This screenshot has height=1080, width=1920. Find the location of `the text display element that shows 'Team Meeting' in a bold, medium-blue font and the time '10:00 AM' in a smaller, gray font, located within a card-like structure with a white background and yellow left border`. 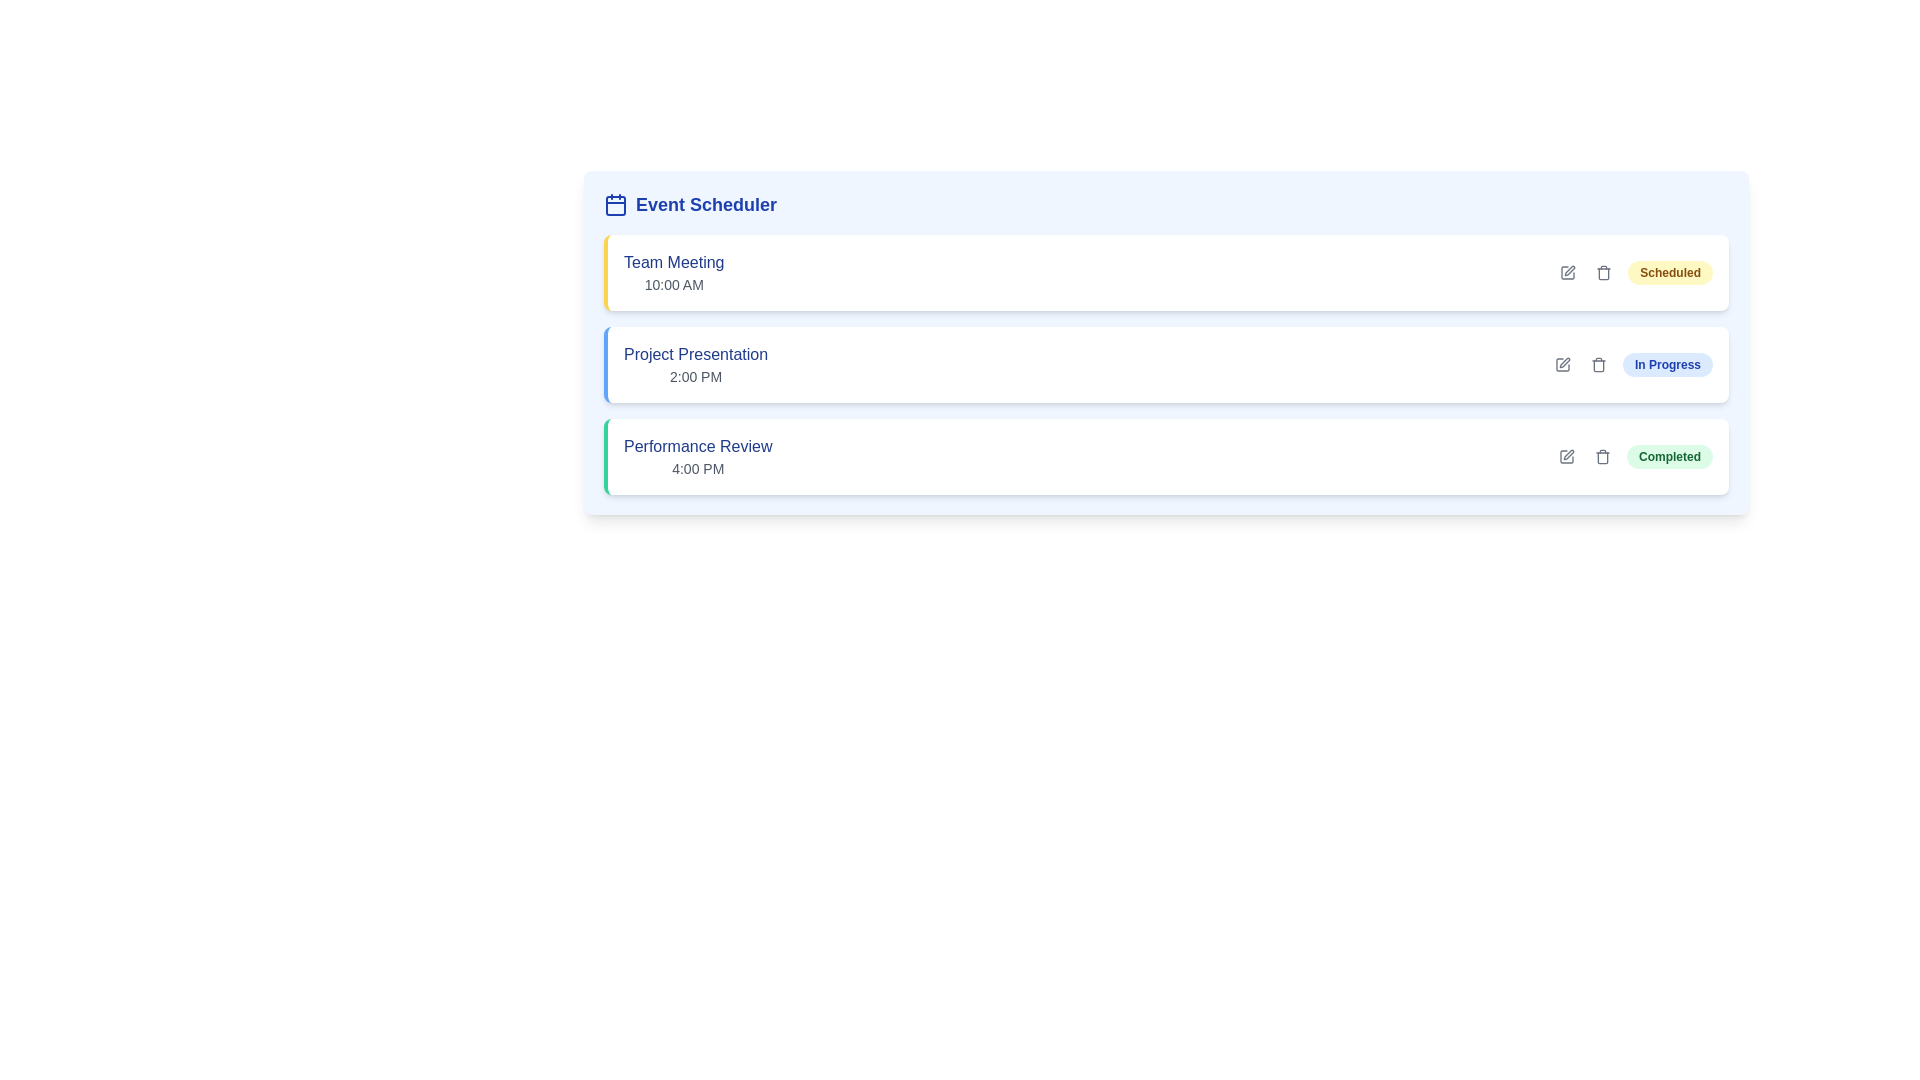

the text display element that shows 'Team Meeting' in a bold, medium-blue font and the time '10:00 AM' in a smaller, gray font, located within a card-like structure with a white background and yellow left border is located at coordinates (674, 273).